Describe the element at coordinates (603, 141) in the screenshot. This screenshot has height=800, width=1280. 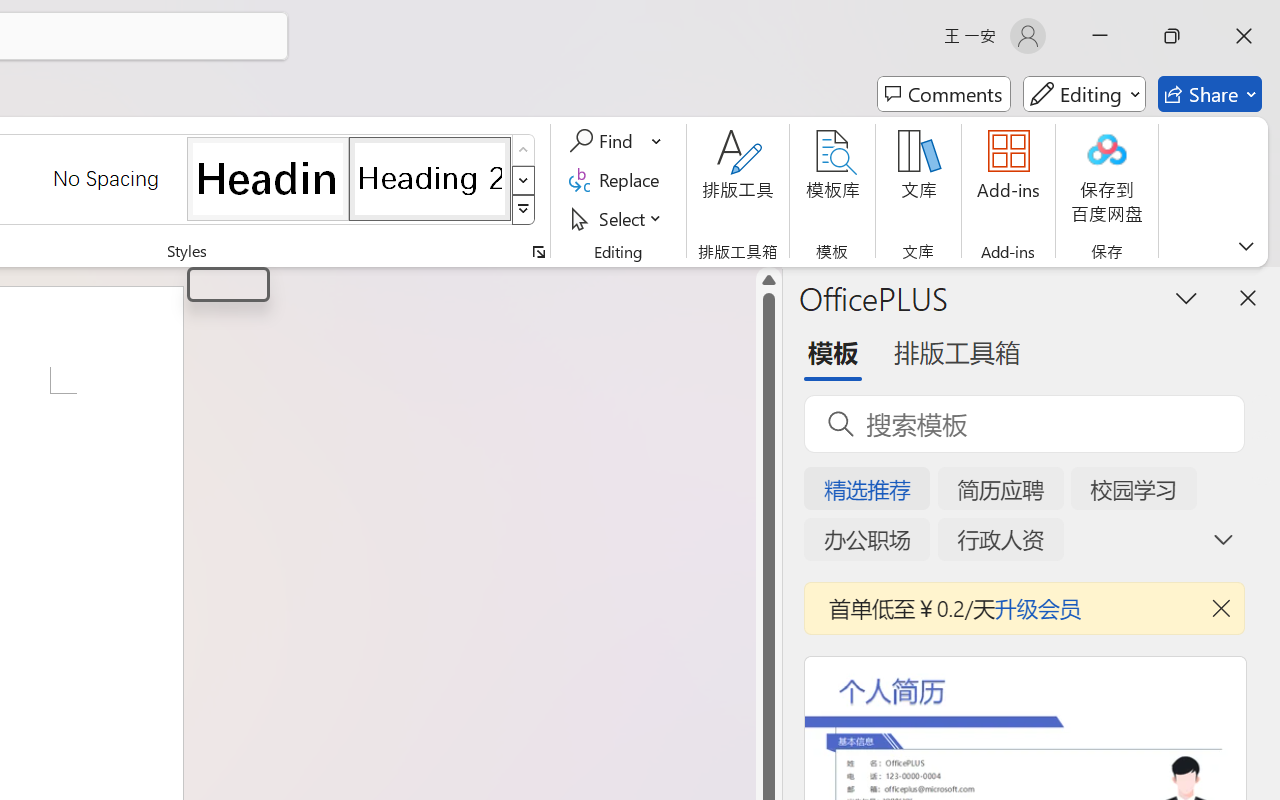
I see `'Find'` at that location.